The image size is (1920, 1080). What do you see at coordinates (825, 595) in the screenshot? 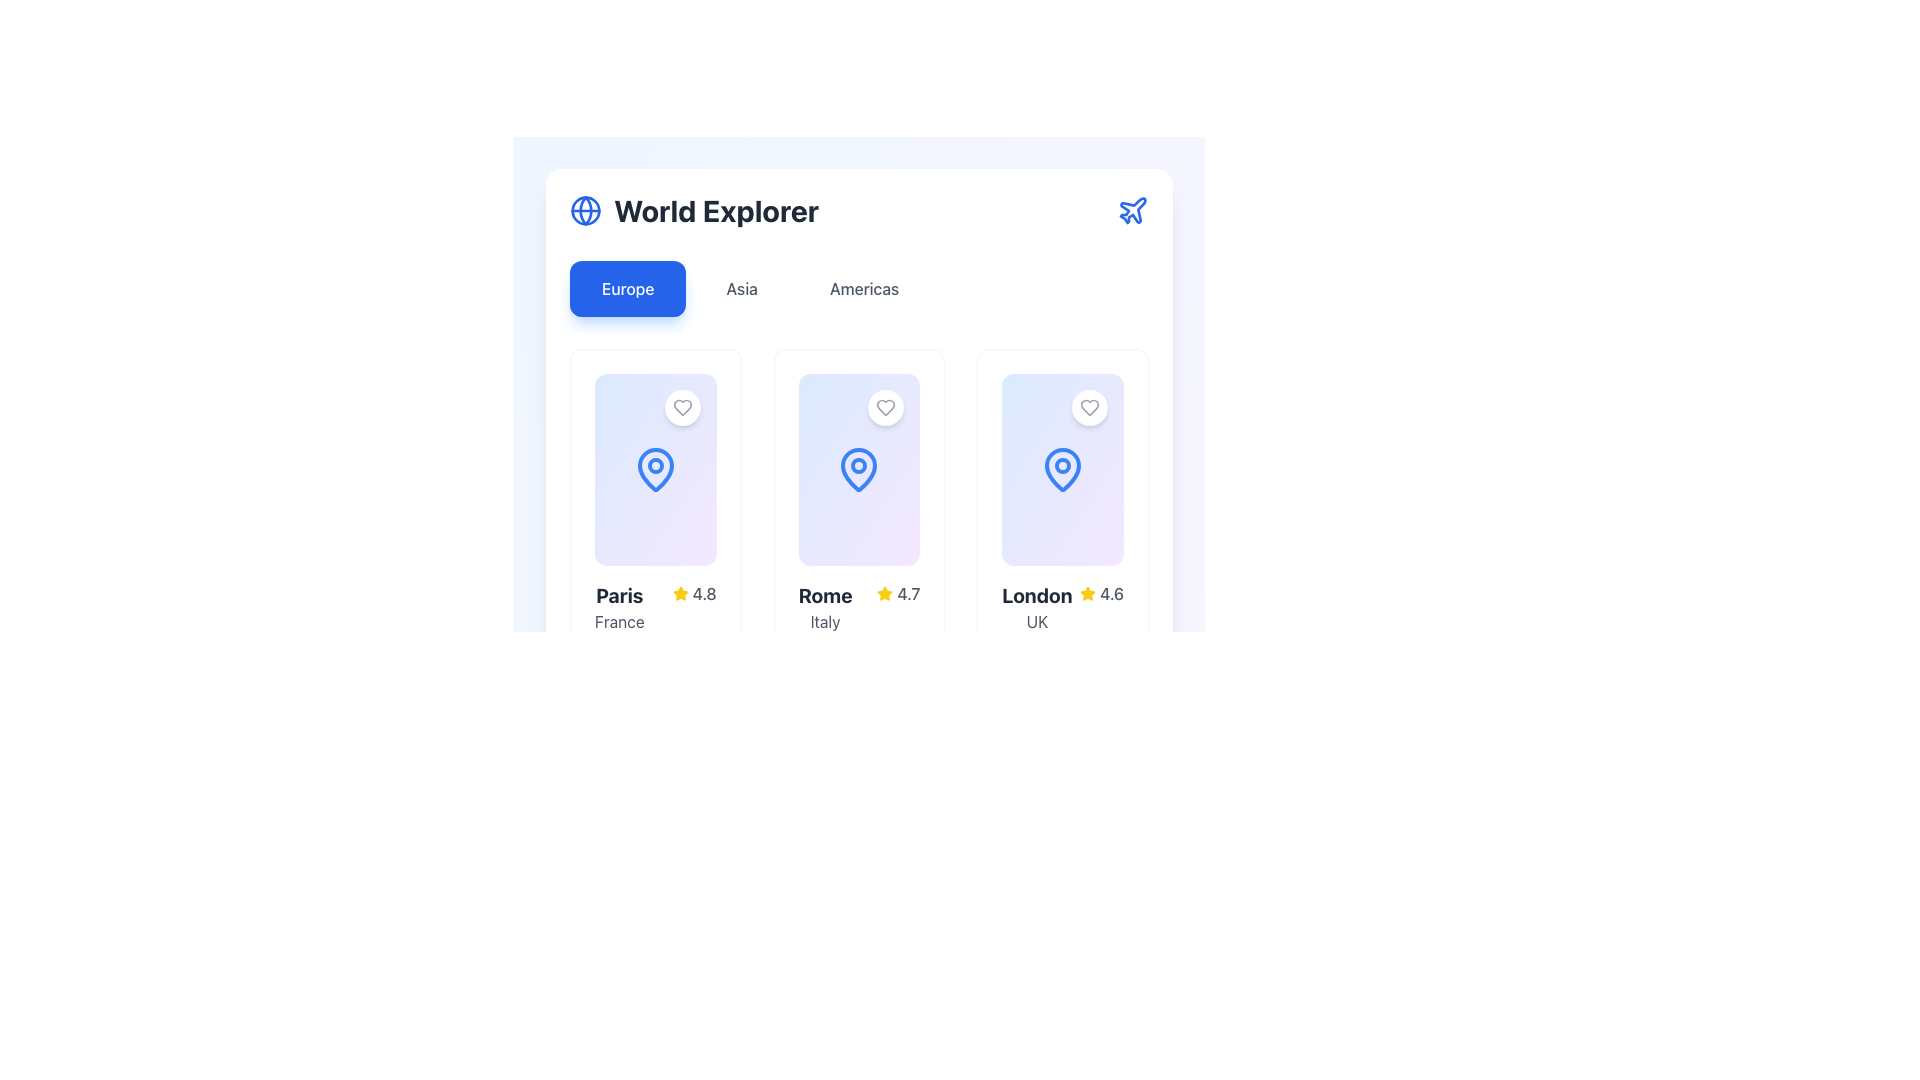
I see `the Text Label displaying 'Rome' in bold, large font, which is located above the text 'Italy' within a card layout` at bounding box center [825, 595].